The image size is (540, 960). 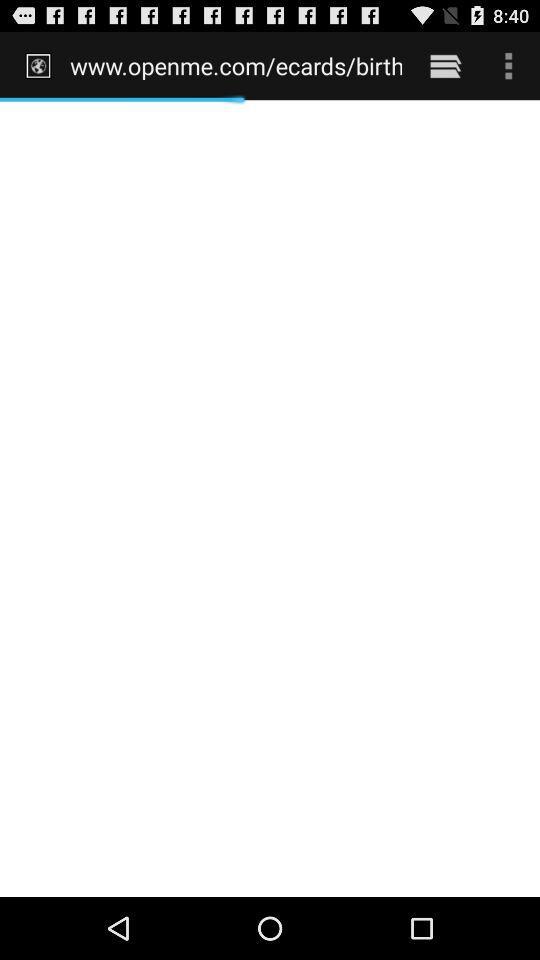 What do you see at coordinates (270, 497) in the screenshot?
I see `the icon at the center` at bounding box center [270, 497].